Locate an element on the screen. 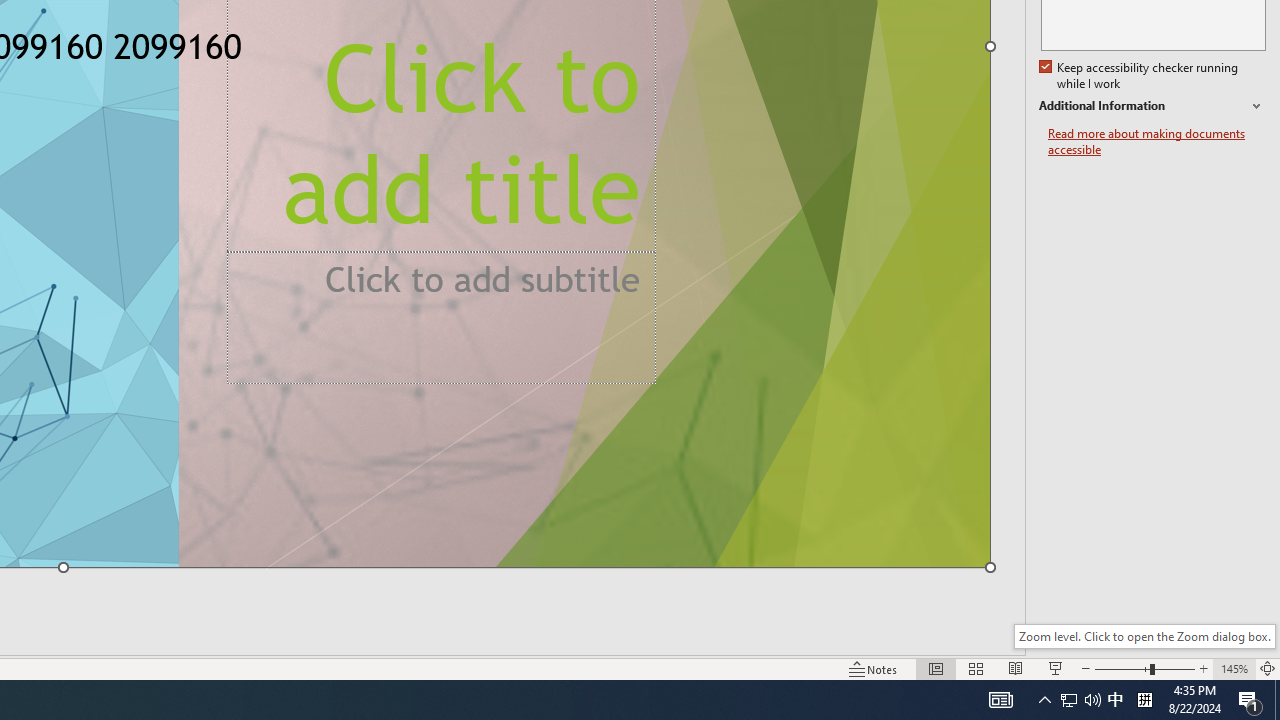 The width and height of the screenshot is (1280, 720). 'Zoom level. Click to open the Zoom dialog box.' is located at coordinates (1144, 636).